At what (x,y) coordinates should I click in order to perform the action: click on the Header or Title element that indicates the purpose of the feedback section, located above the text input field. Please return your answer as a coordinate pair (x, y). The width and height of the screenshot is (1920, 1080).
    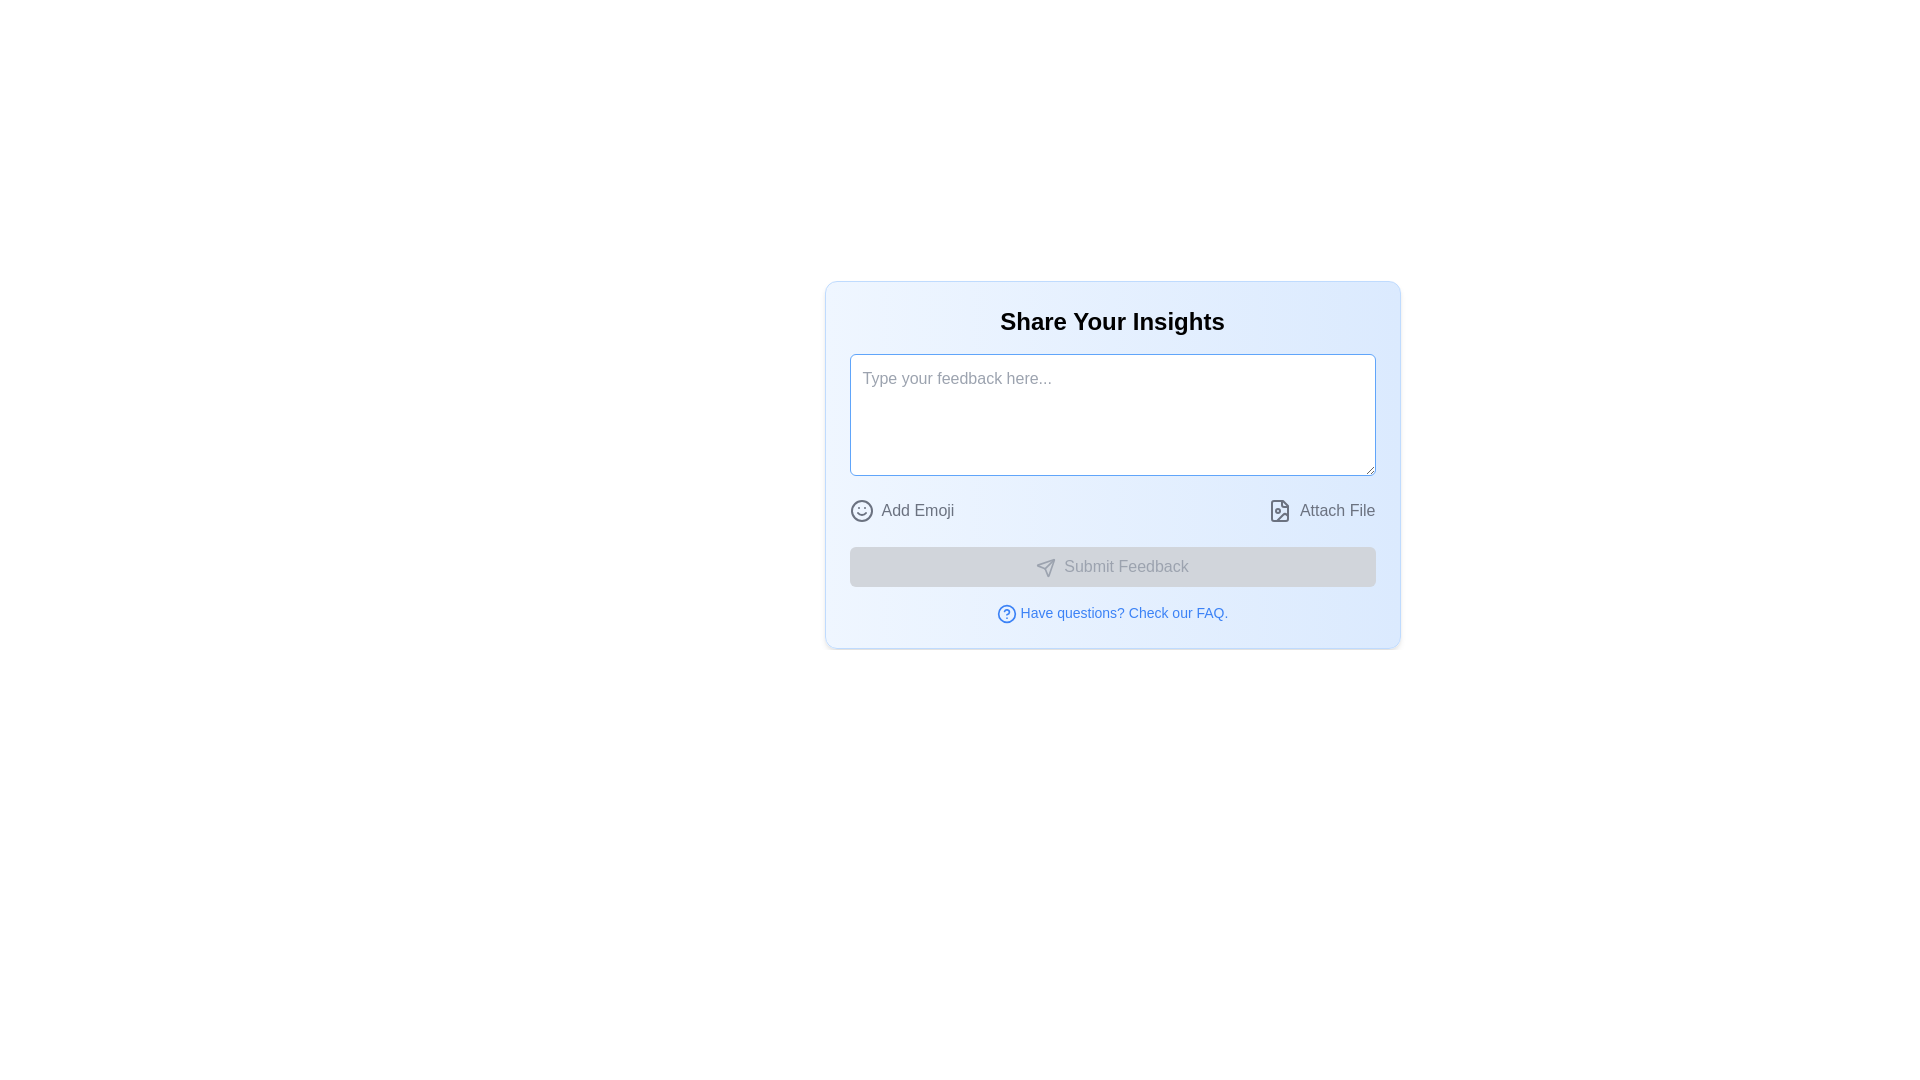
    Looking at the image, I should click on (1111, 320).